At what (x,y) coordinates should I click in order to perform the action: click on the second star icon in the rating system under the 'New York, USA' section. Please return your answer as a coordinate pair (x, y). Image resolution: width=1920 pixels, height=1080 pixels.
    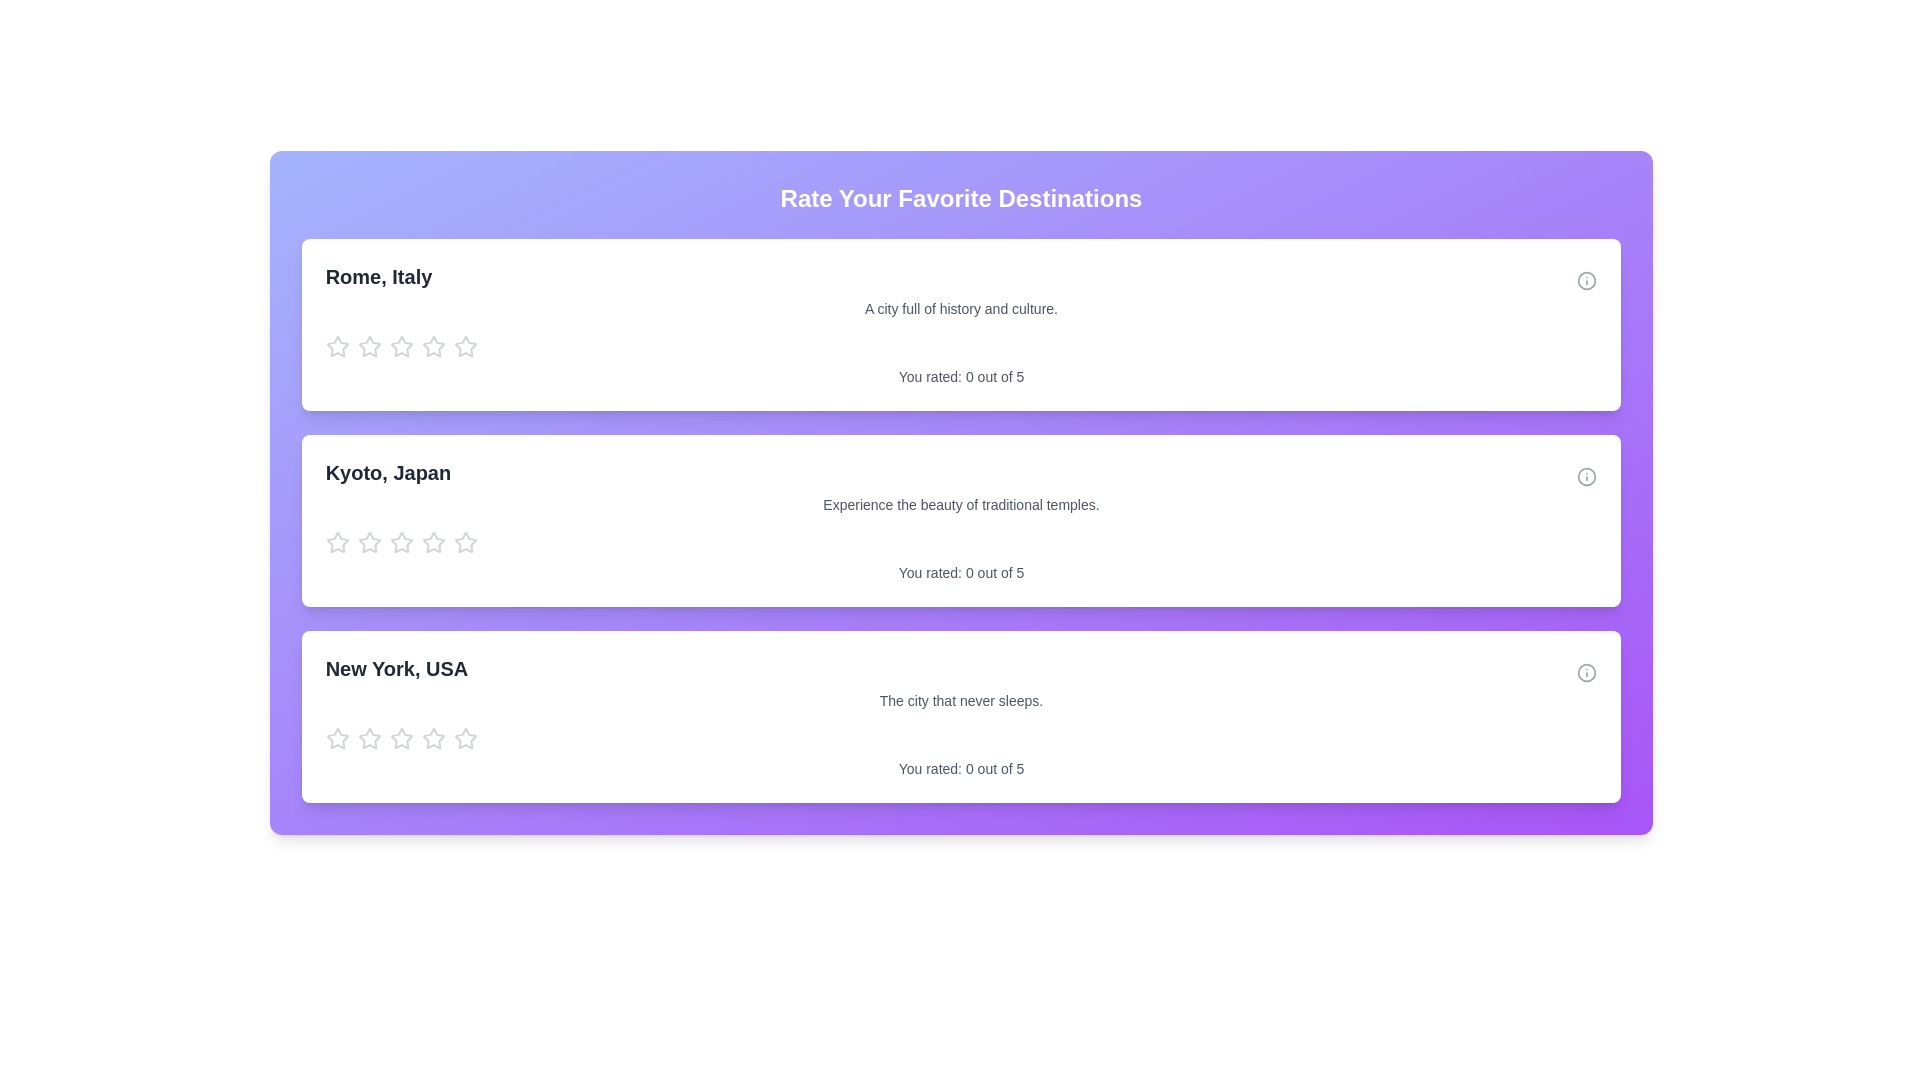
    Looking at the image, I should click on (369, 739).